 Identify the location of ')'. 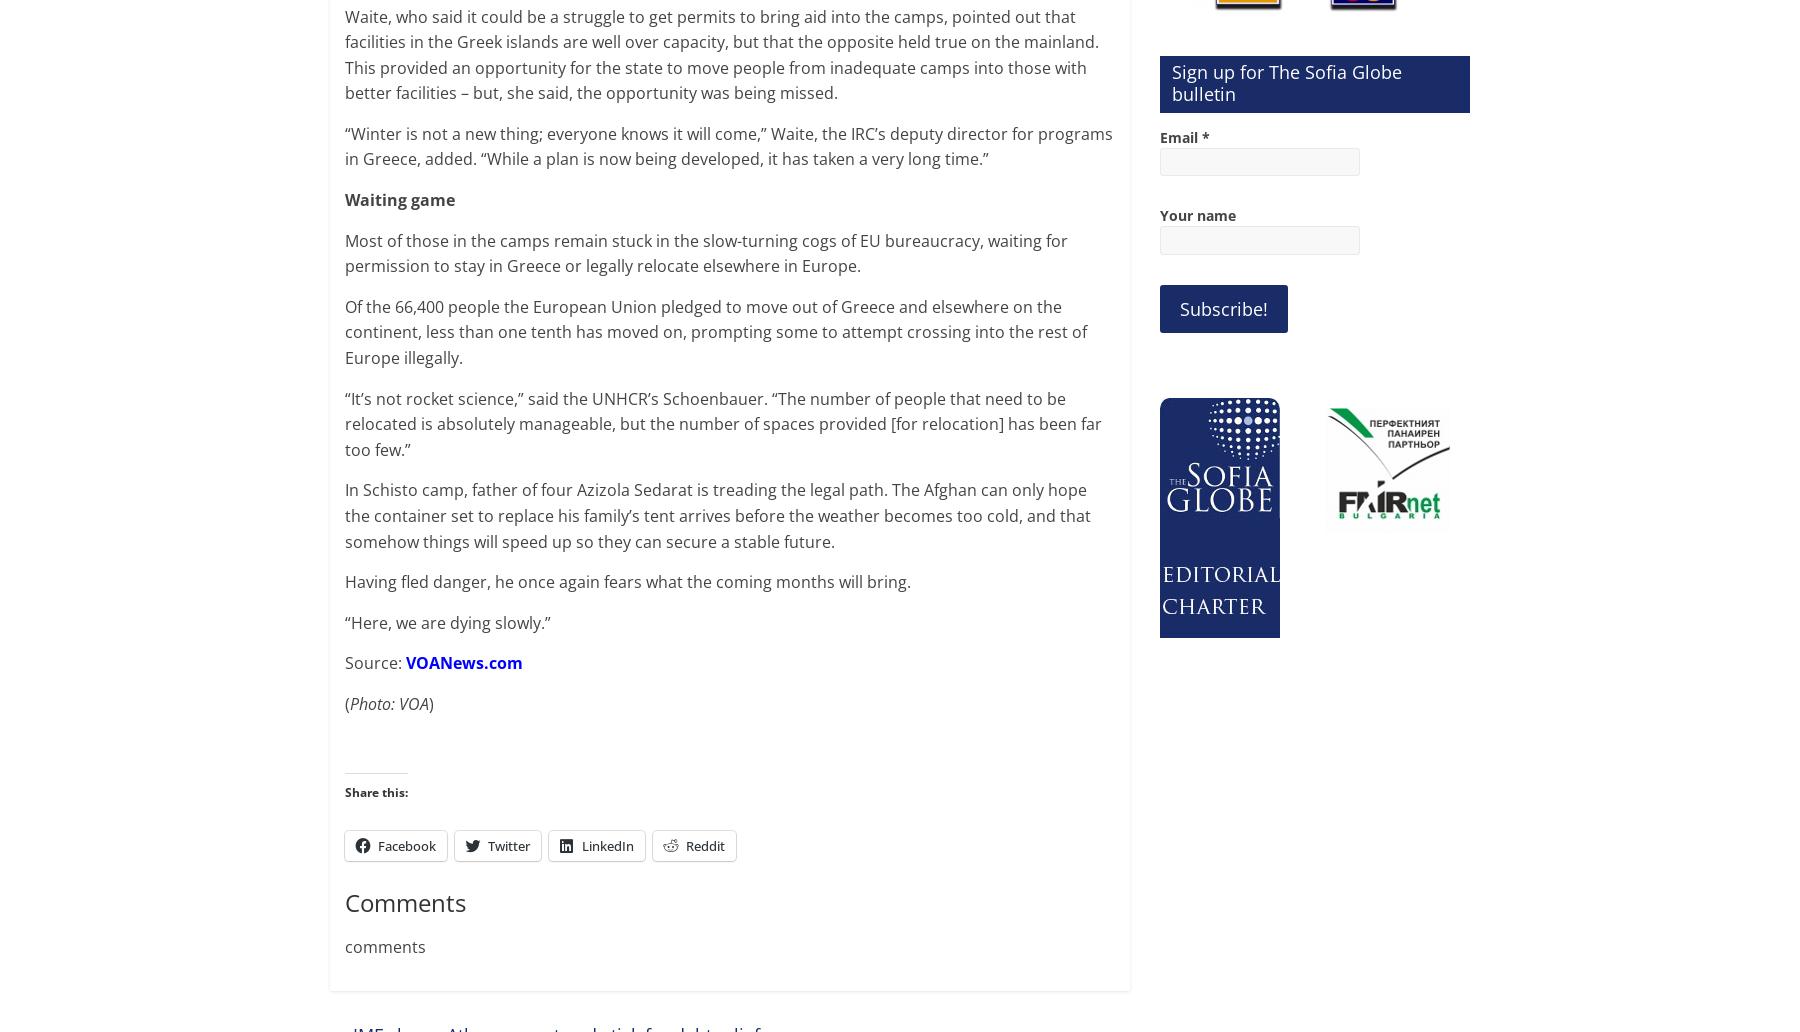
(431, 701).